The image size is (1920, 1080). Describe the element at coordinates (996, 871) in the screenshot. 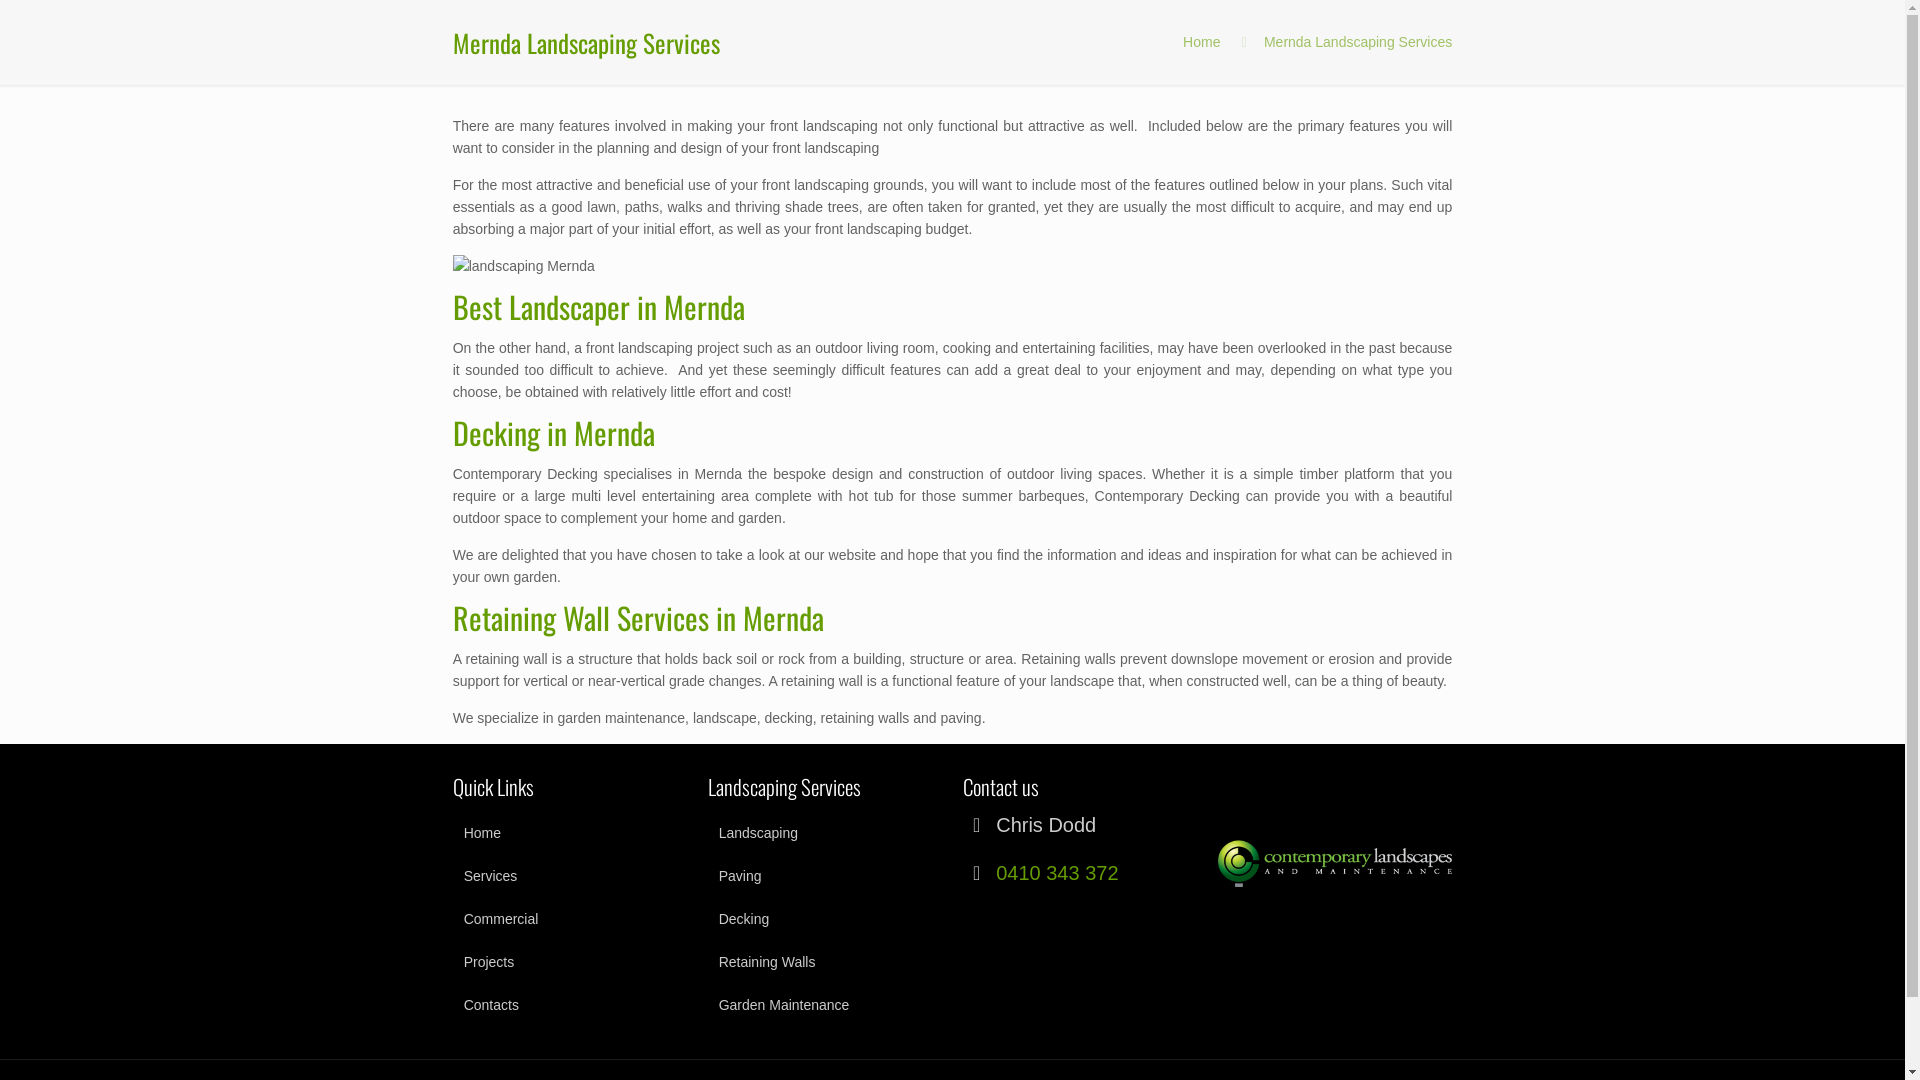

I see `'0410 343 372'` at that location.